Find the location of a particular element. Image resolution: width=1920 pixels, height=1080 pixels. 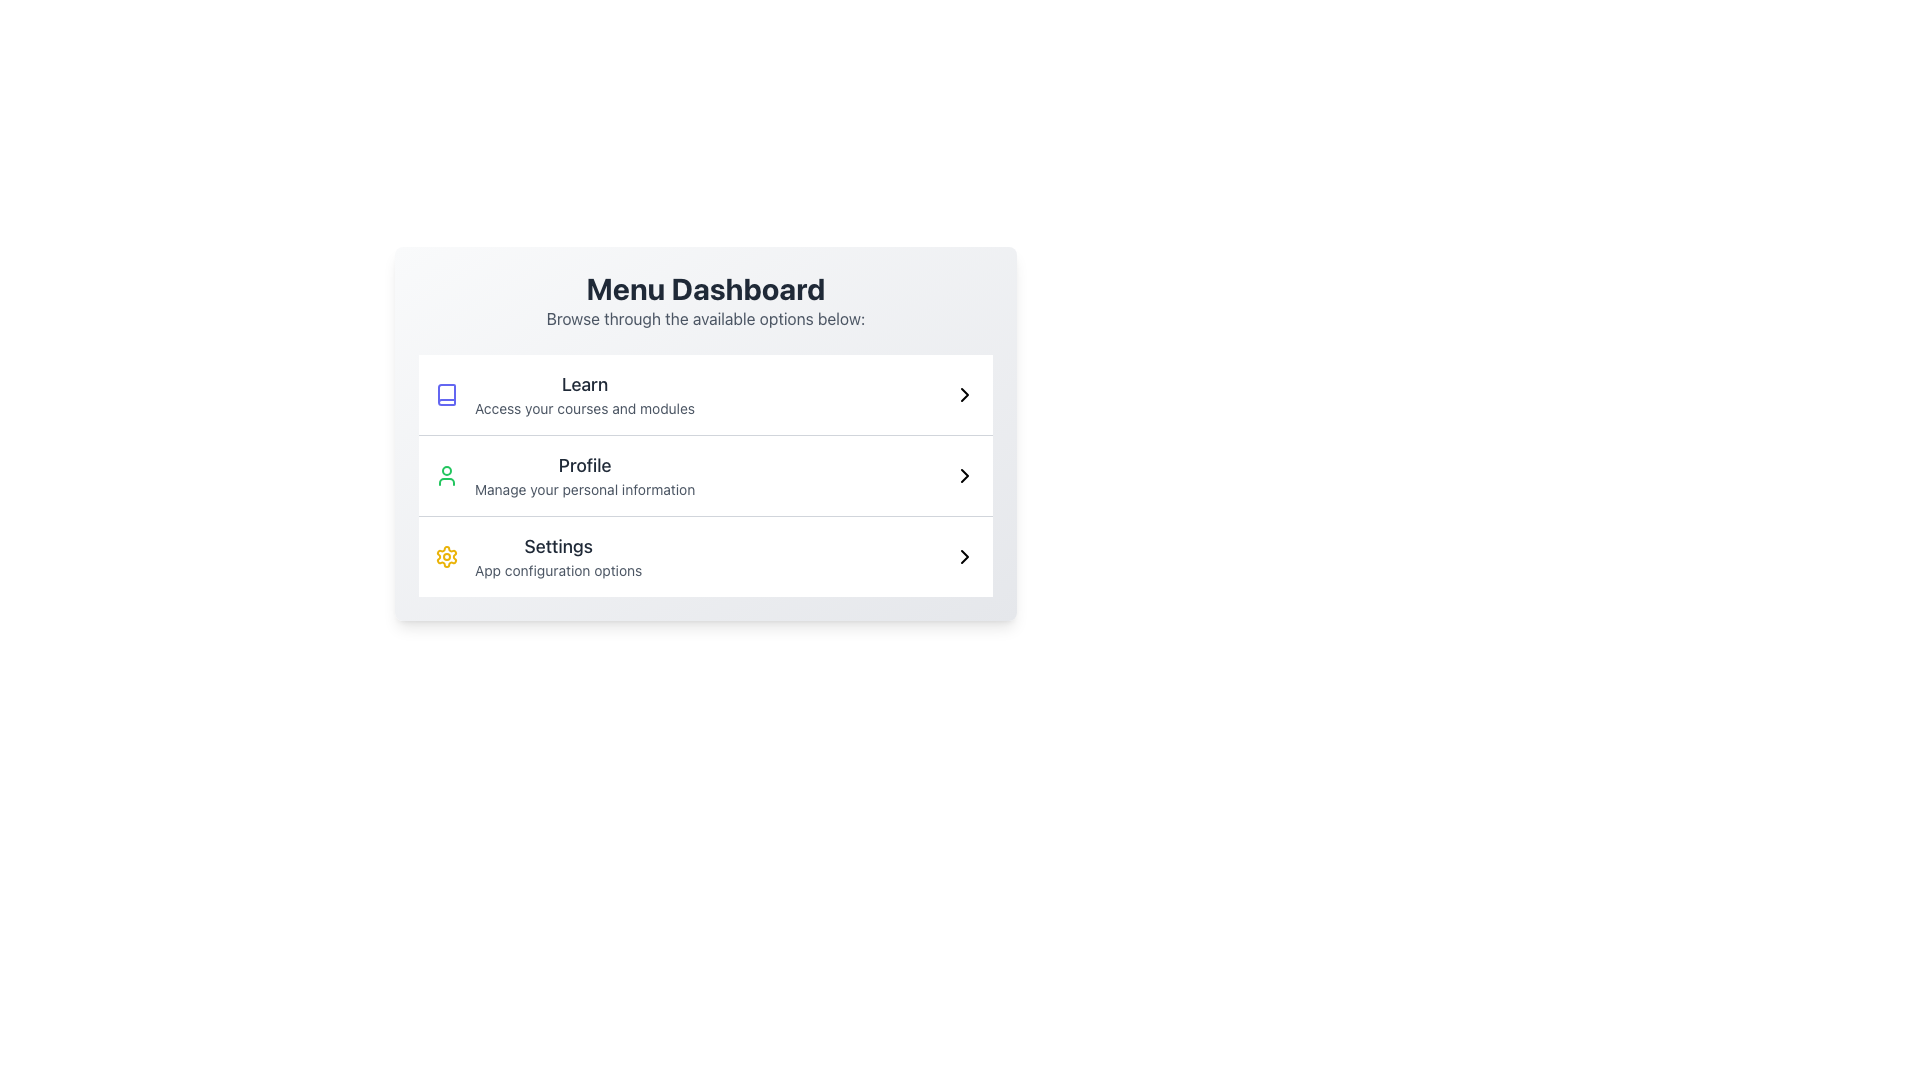

the label displaying 'App configuration options.' which is a small, gray-colored text located beneath the 'Settings' heading in the interface is located at coordinates (558, 570).